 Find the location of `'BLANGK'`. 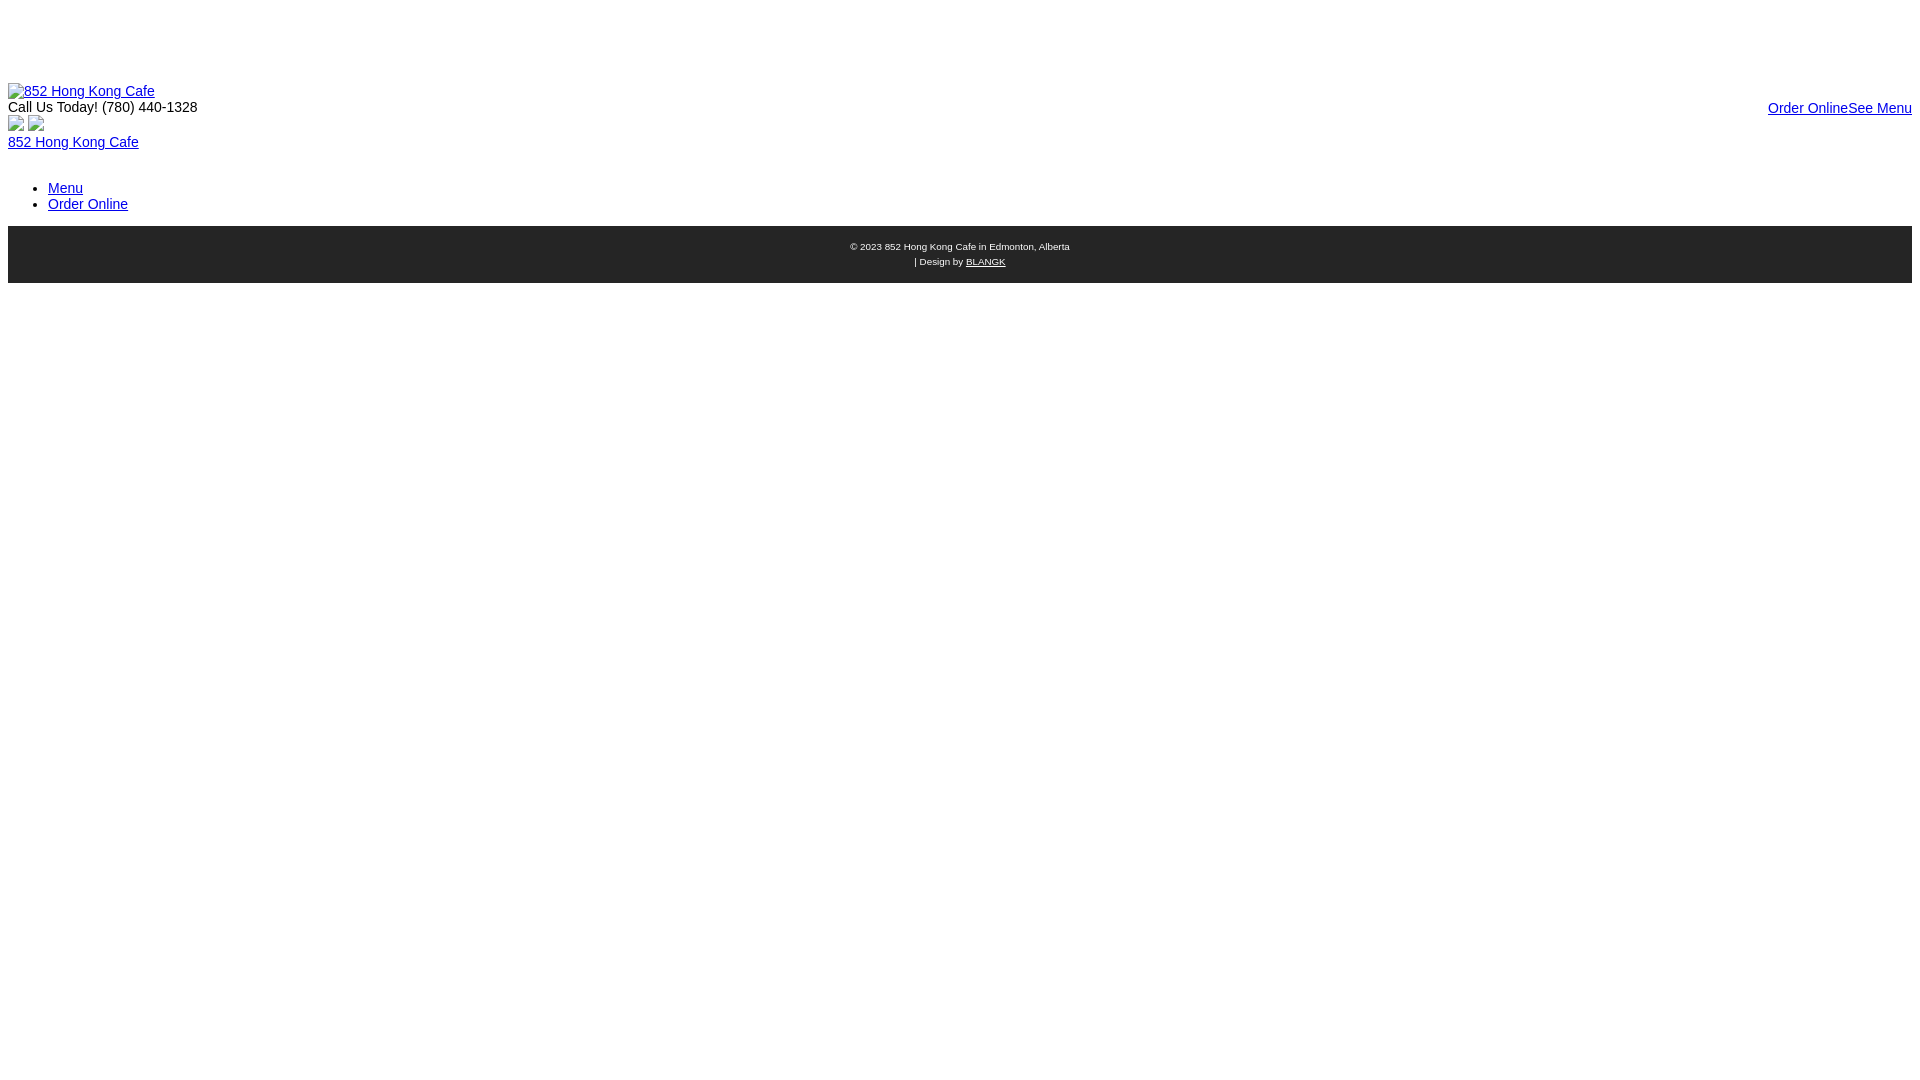

'BLANGK' is located at coordinates (965, 260).